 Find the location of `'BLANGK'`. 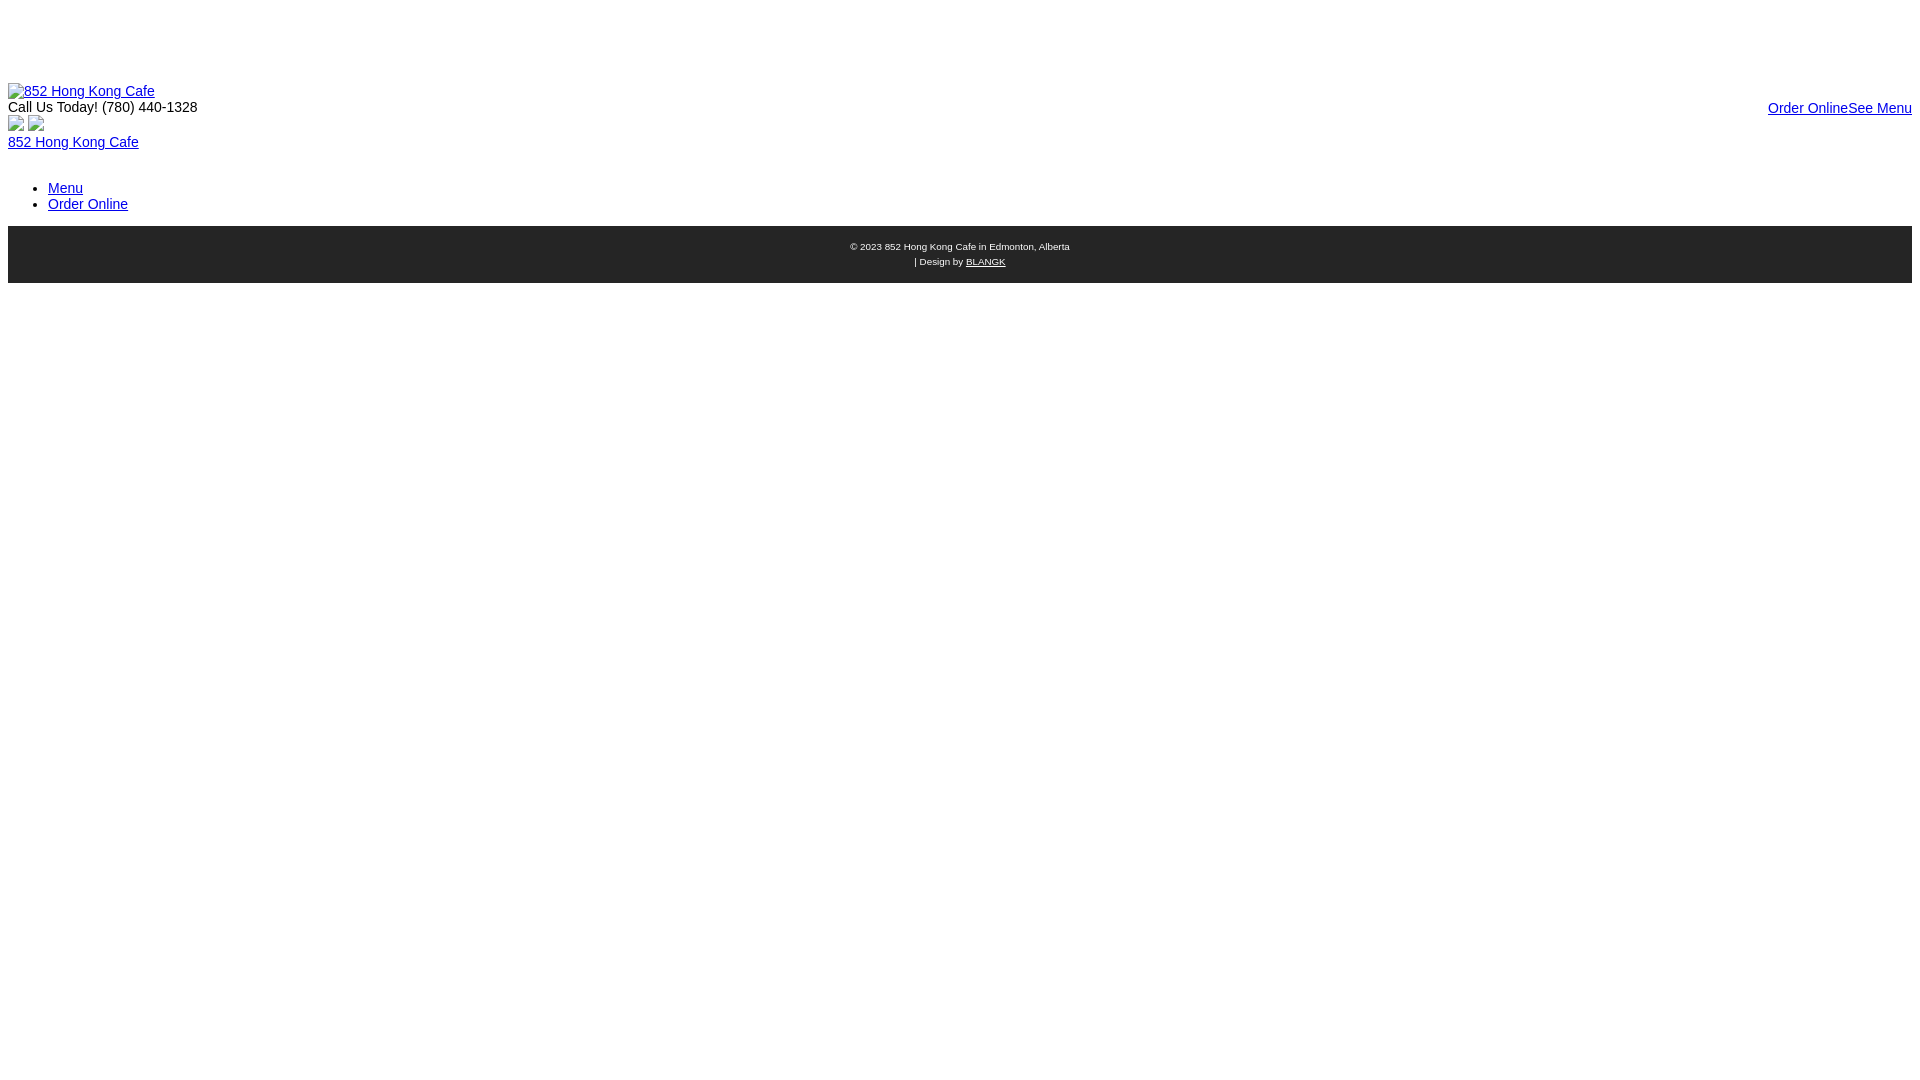

'BLANGK' is located at coordinates (965, 260).